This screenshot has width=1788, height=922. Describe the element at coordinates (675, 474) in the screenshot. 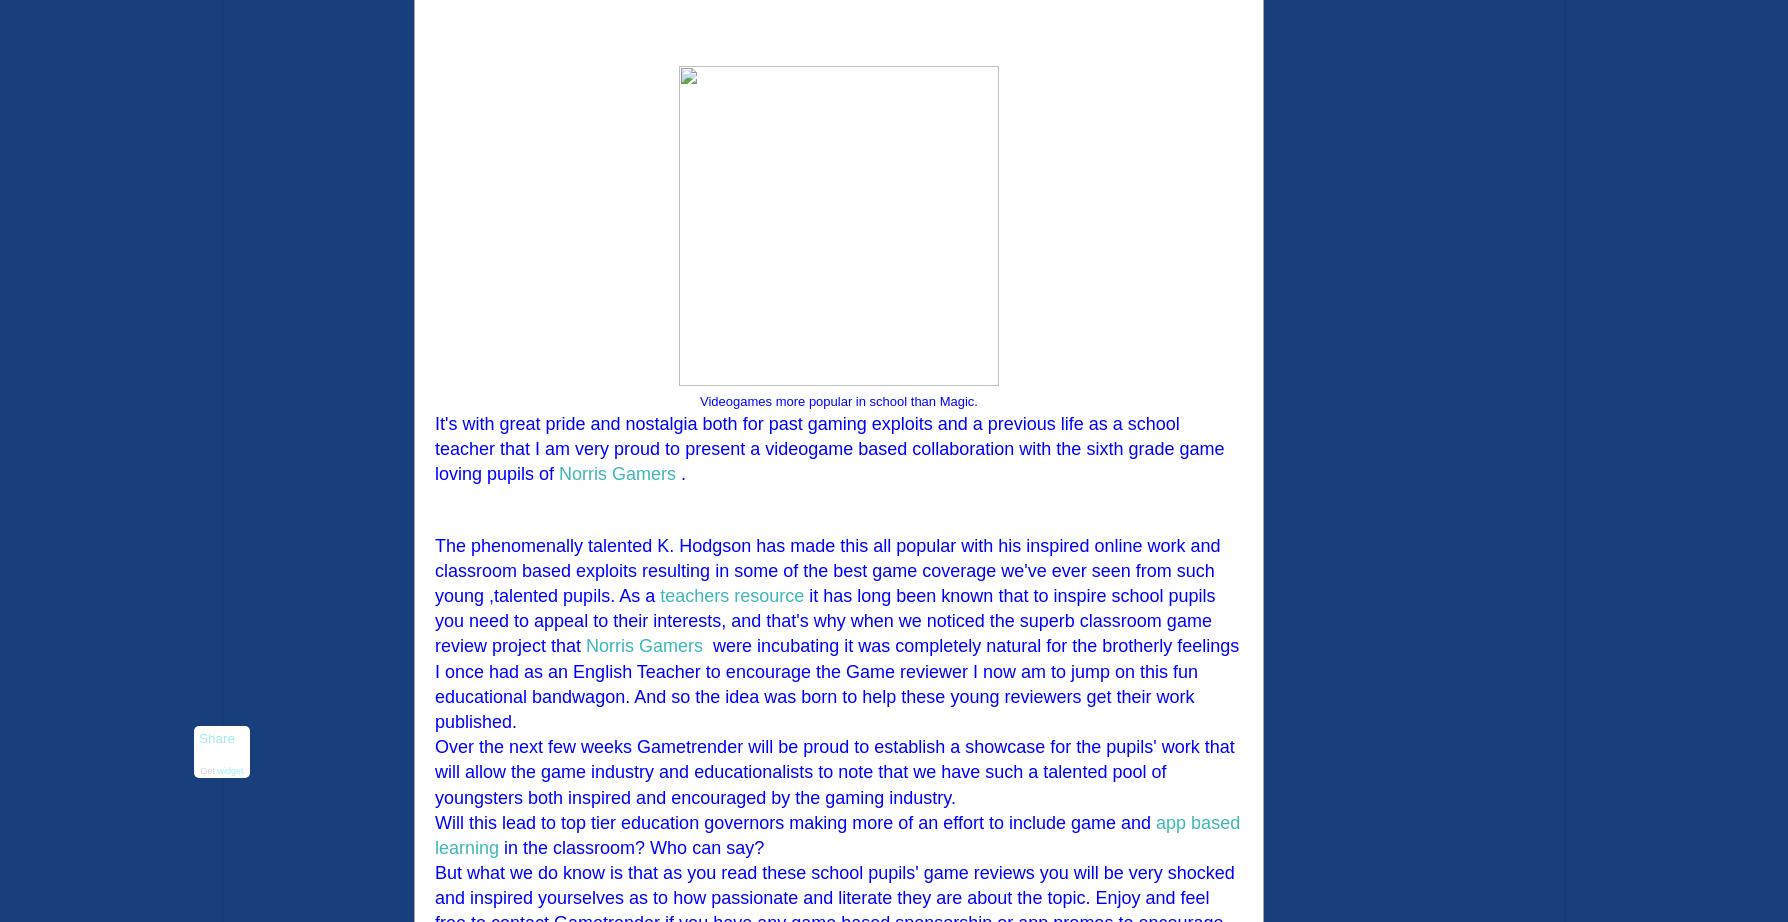

I see `'.'` at that location.